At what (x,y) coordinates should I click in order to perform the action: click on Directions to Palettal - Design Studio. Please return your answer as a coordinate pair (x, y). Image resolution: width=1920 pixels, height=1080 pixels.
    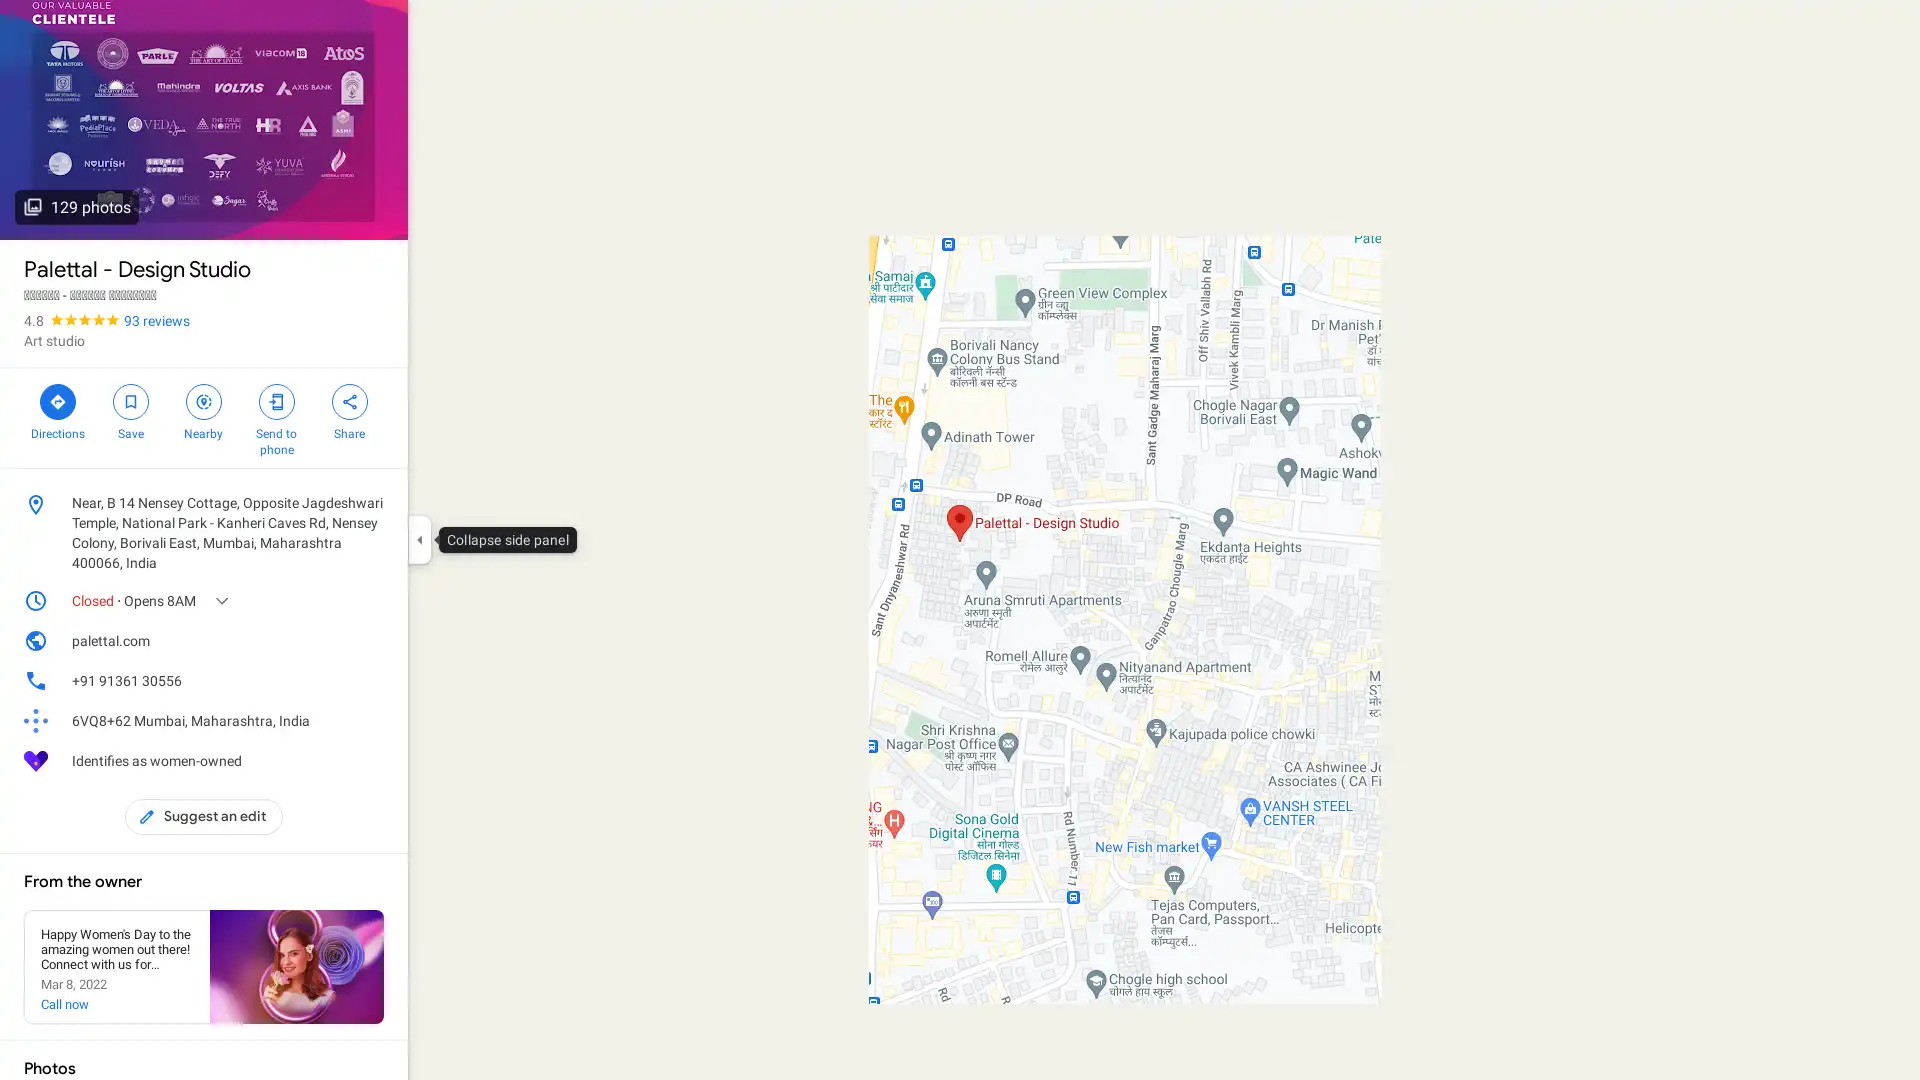
    Looking at the image, I should click on (57, 408).